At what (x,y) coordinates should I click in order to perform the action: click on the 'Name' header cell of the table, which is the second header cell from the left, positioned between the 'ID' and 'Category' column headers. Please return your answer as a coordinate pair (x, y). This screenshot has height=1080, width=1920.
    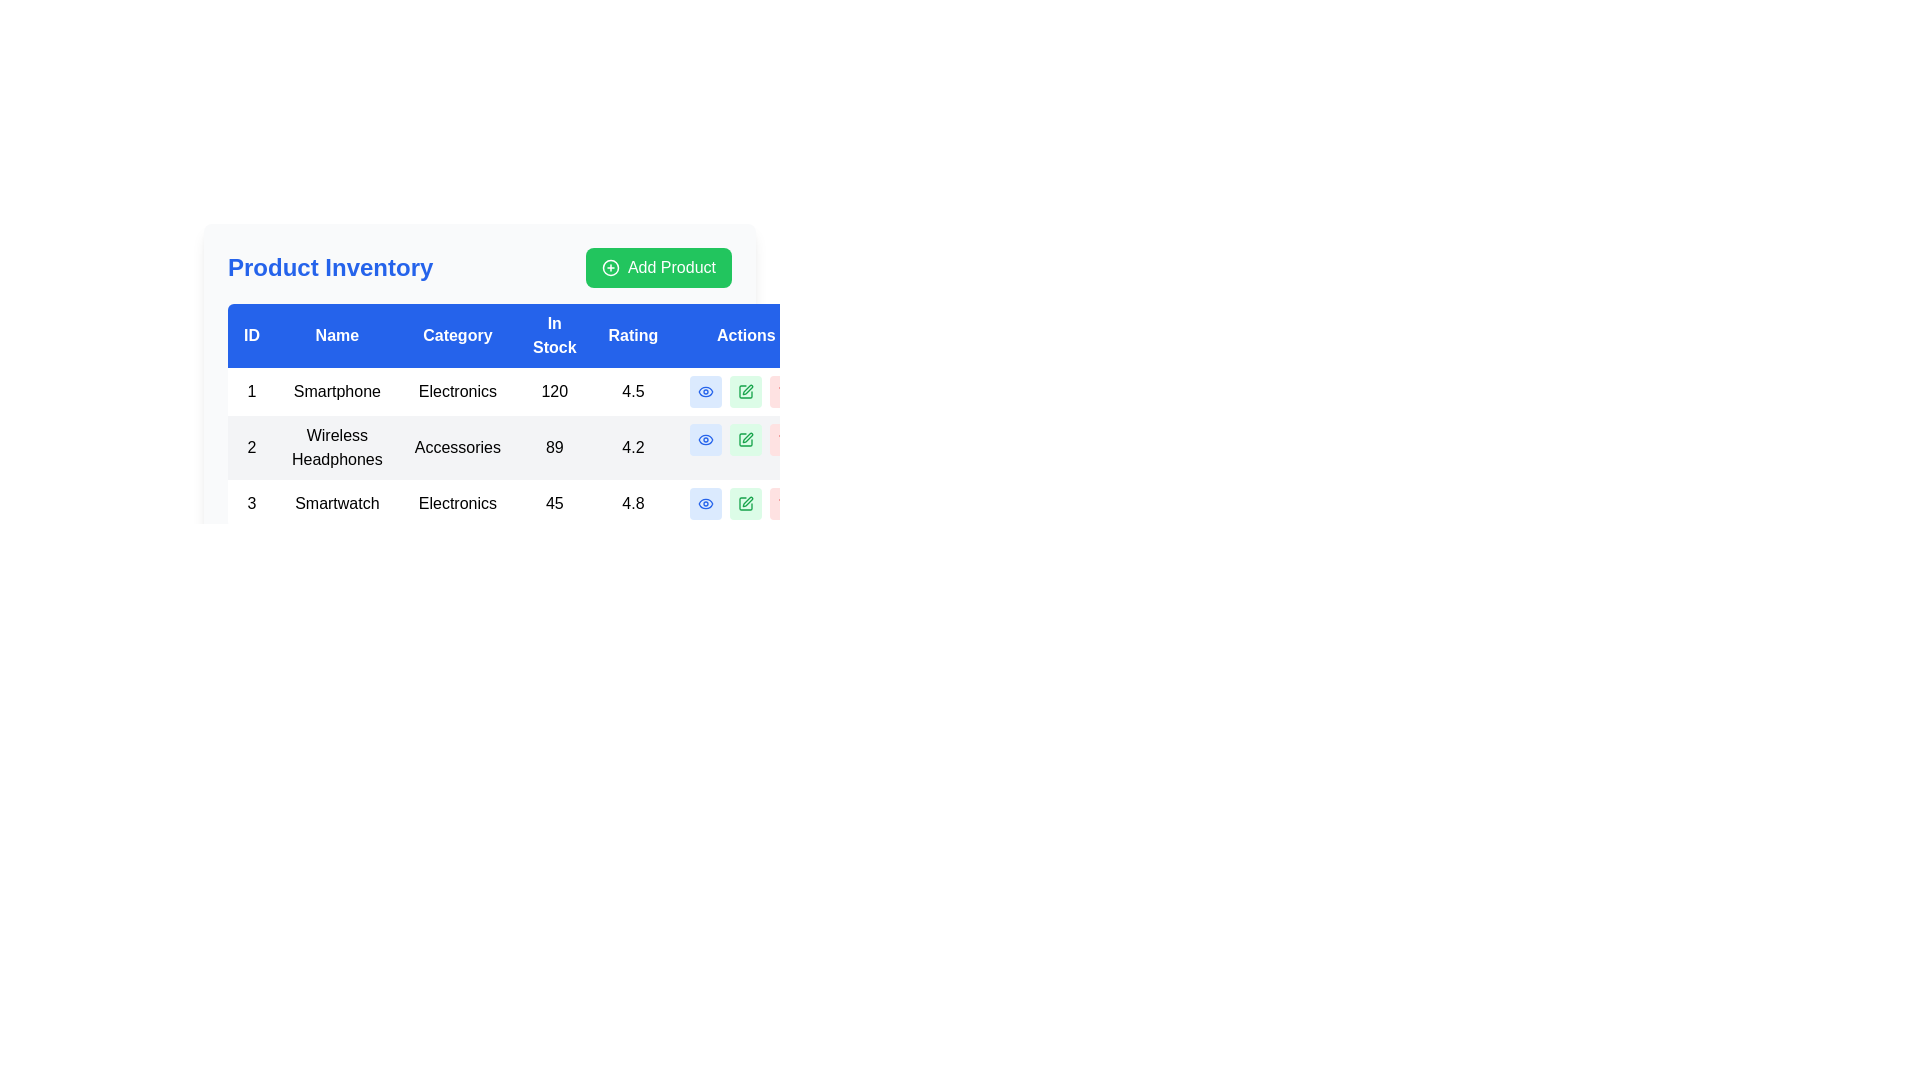
    Looking at the image, I should click on (337, 334).